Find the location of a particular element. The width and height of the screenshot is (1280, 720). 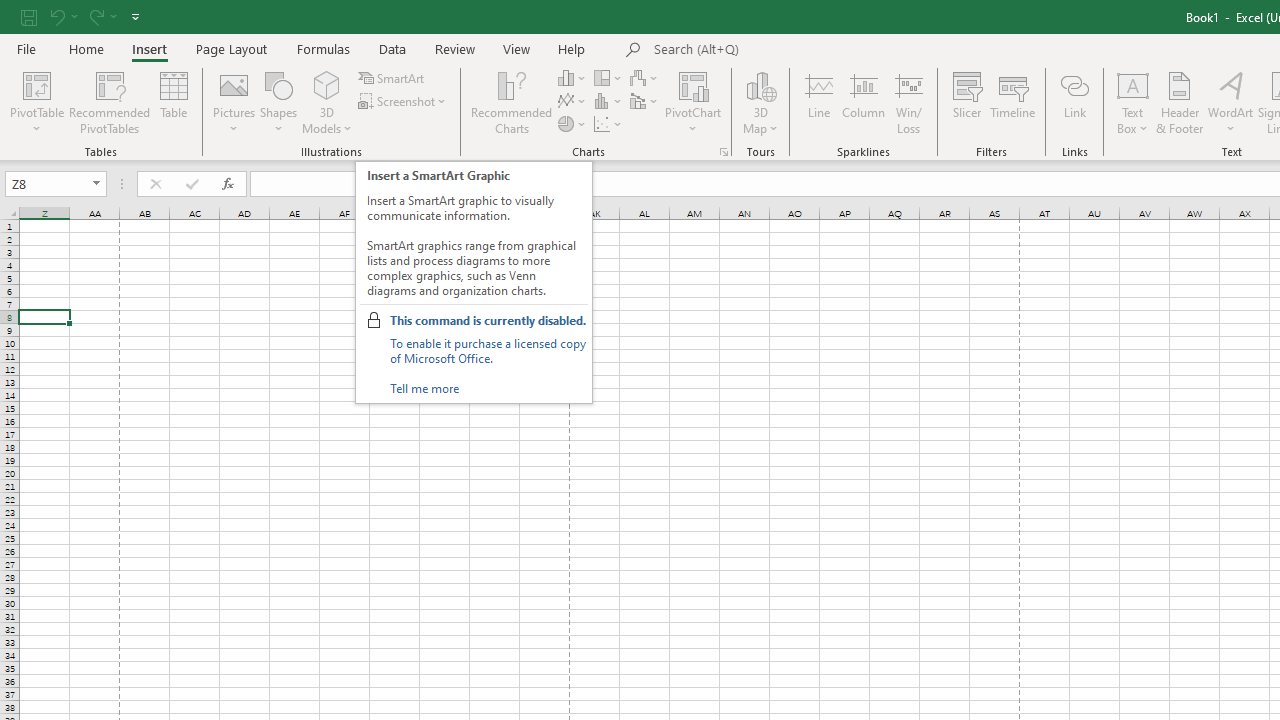

'File Tab' is located at coordinates (26, 47).